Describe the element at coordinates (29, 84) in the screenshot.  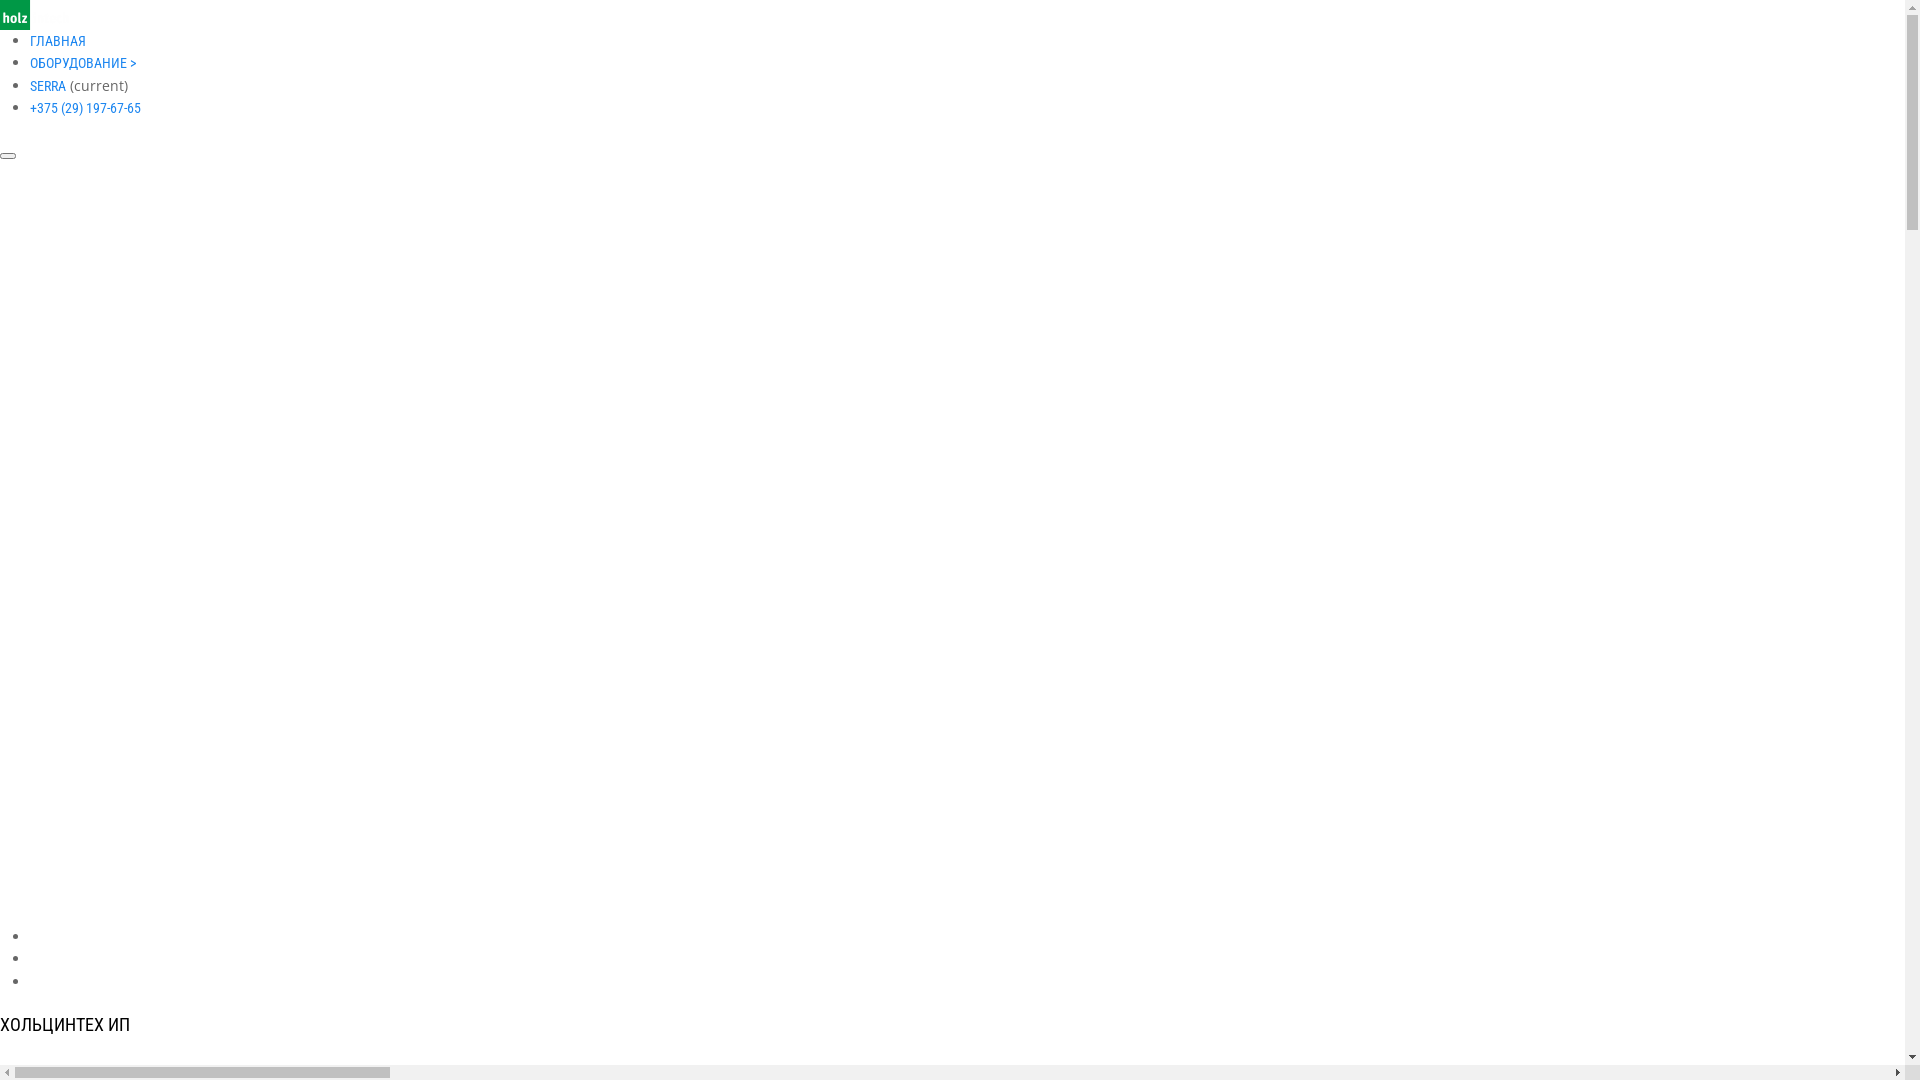
I see `'SERRA'` at that location.